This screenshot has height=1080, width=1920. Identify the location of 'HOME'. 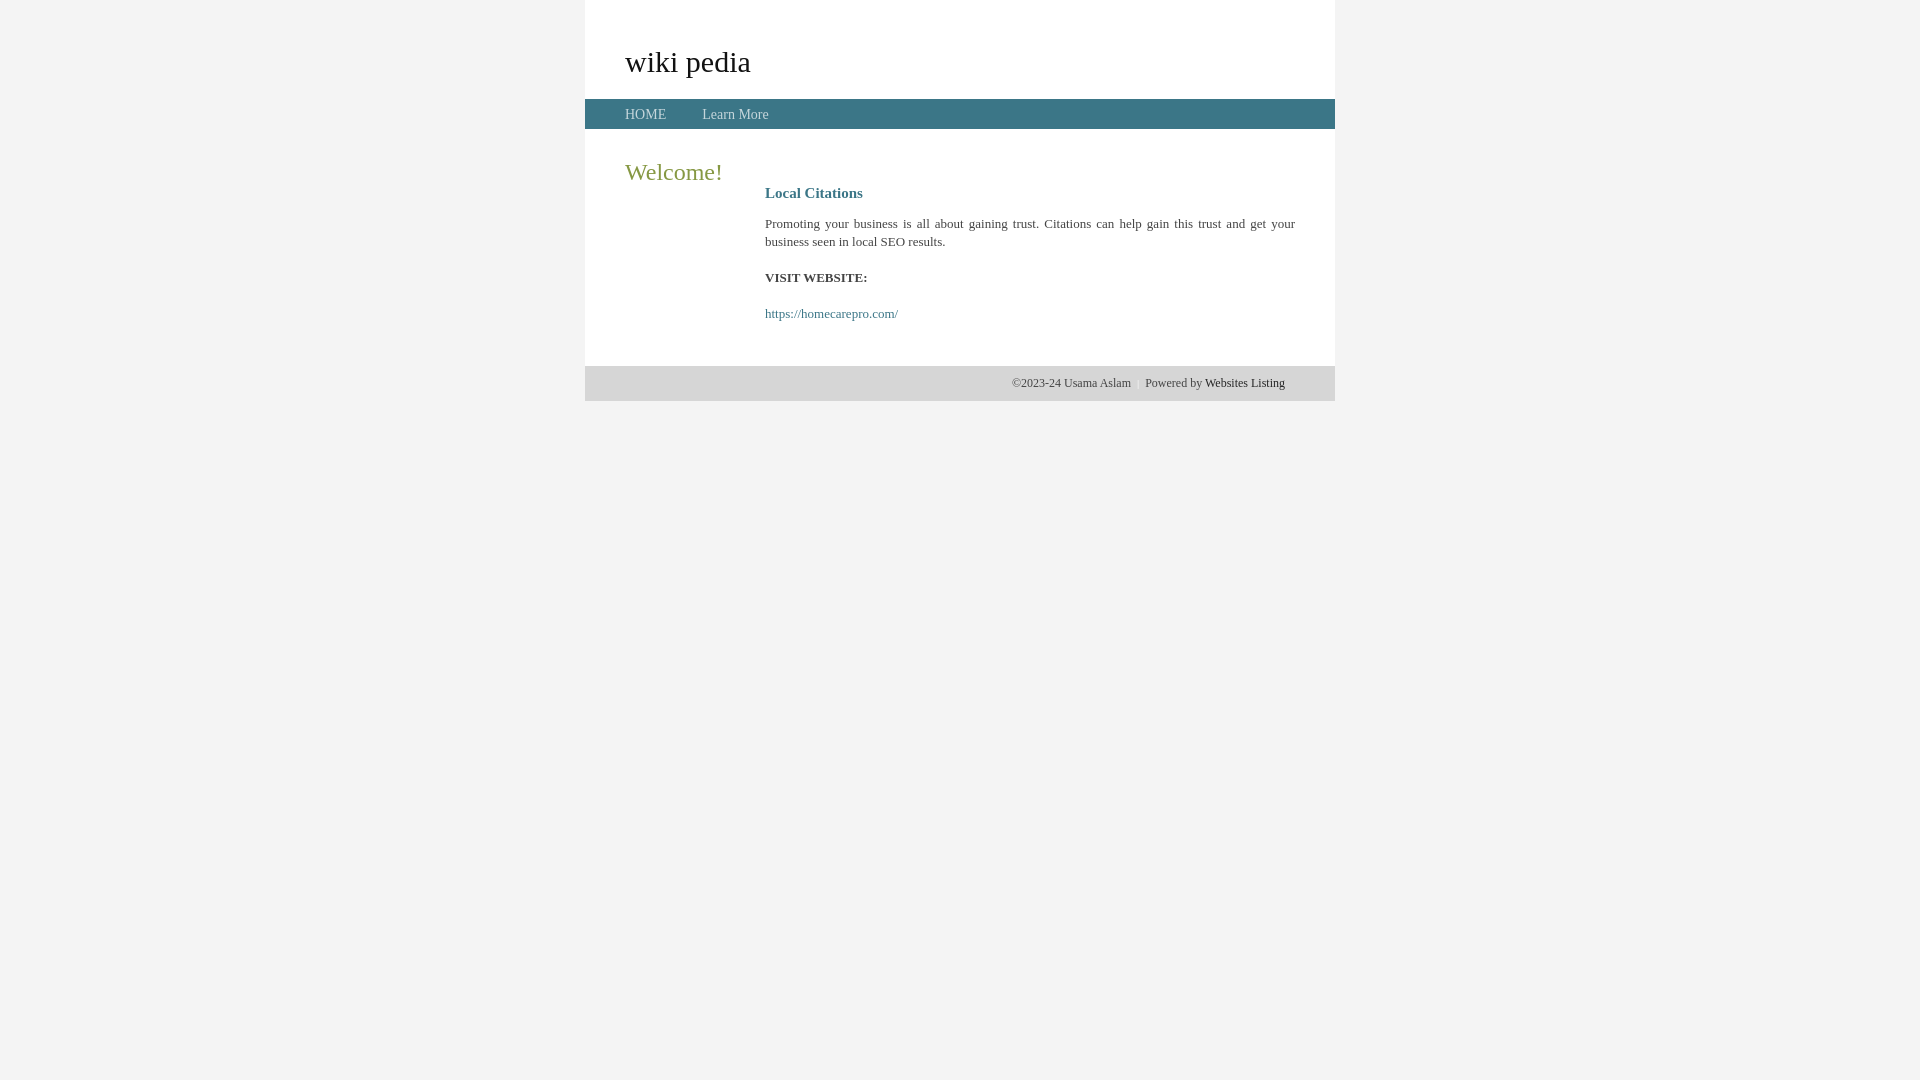
(645, 114).